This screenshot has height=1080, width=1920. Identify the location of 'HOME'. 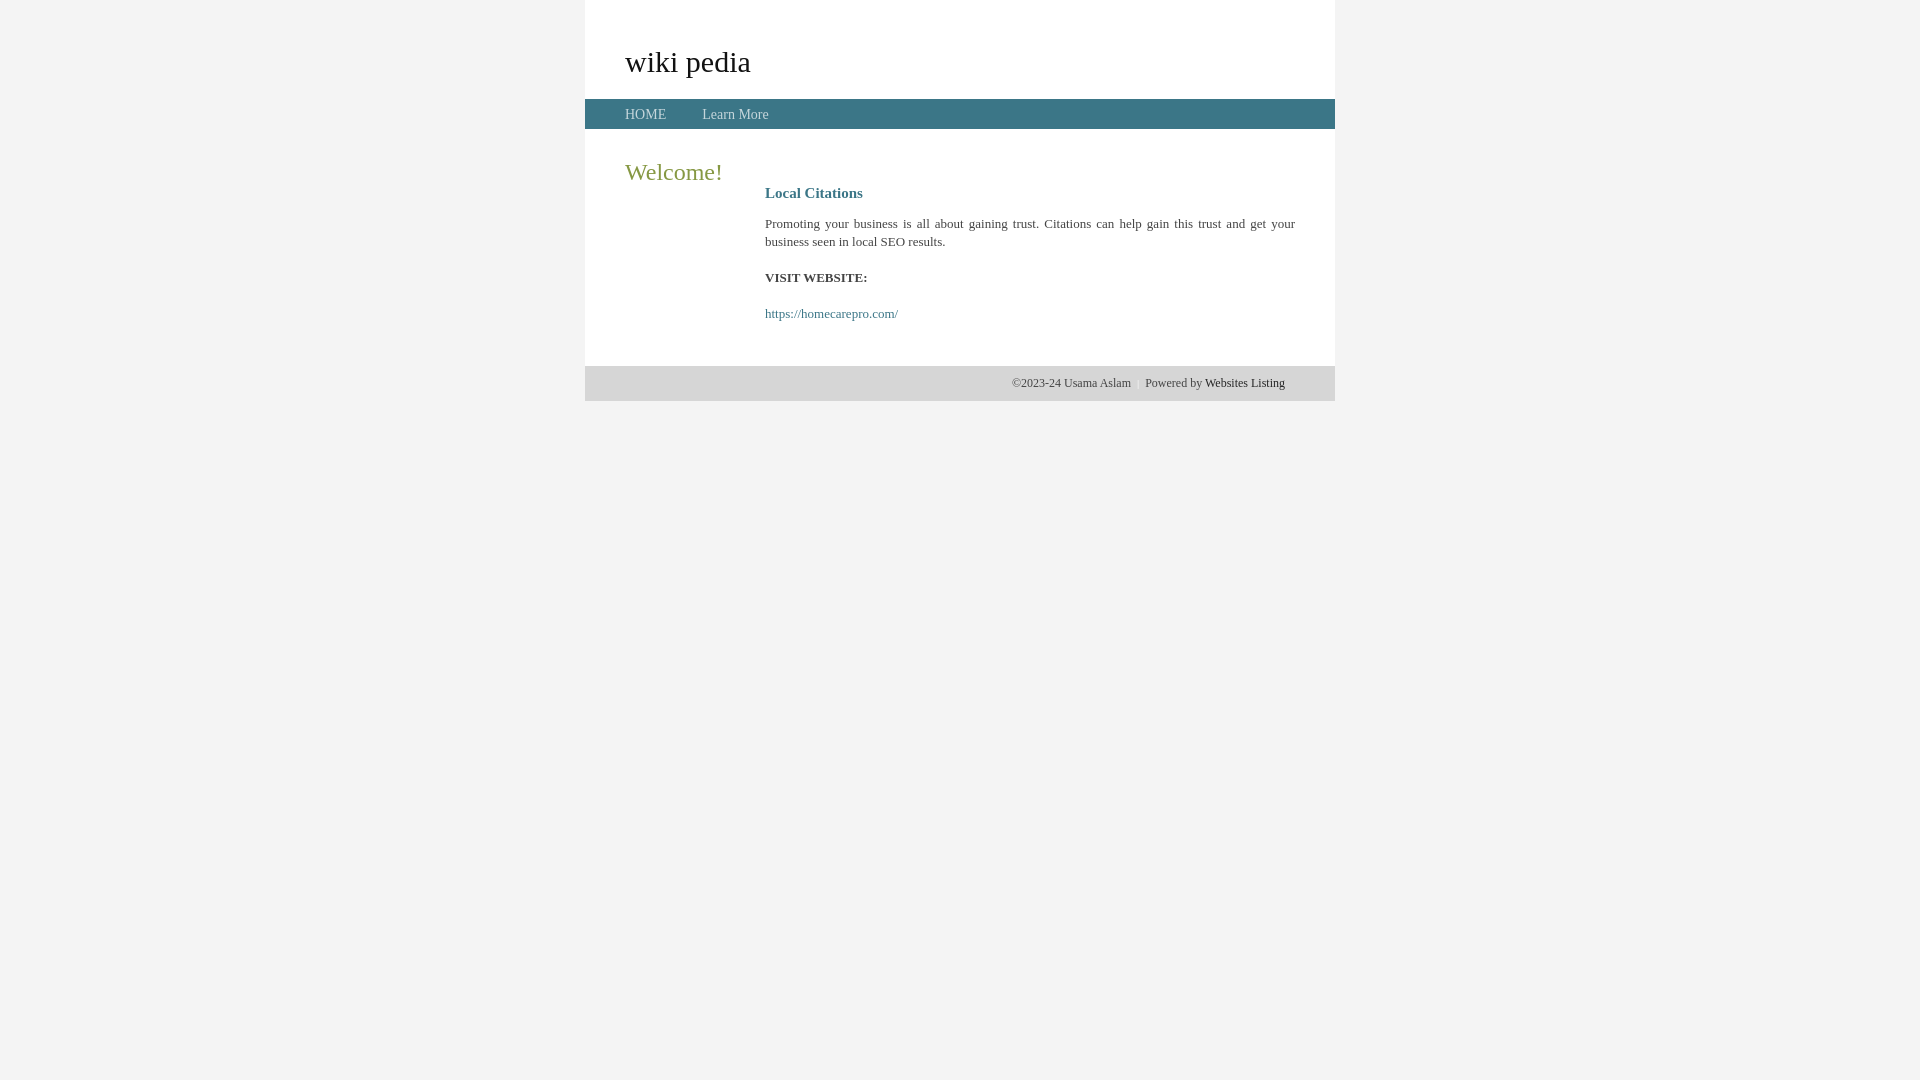
(645, 114).